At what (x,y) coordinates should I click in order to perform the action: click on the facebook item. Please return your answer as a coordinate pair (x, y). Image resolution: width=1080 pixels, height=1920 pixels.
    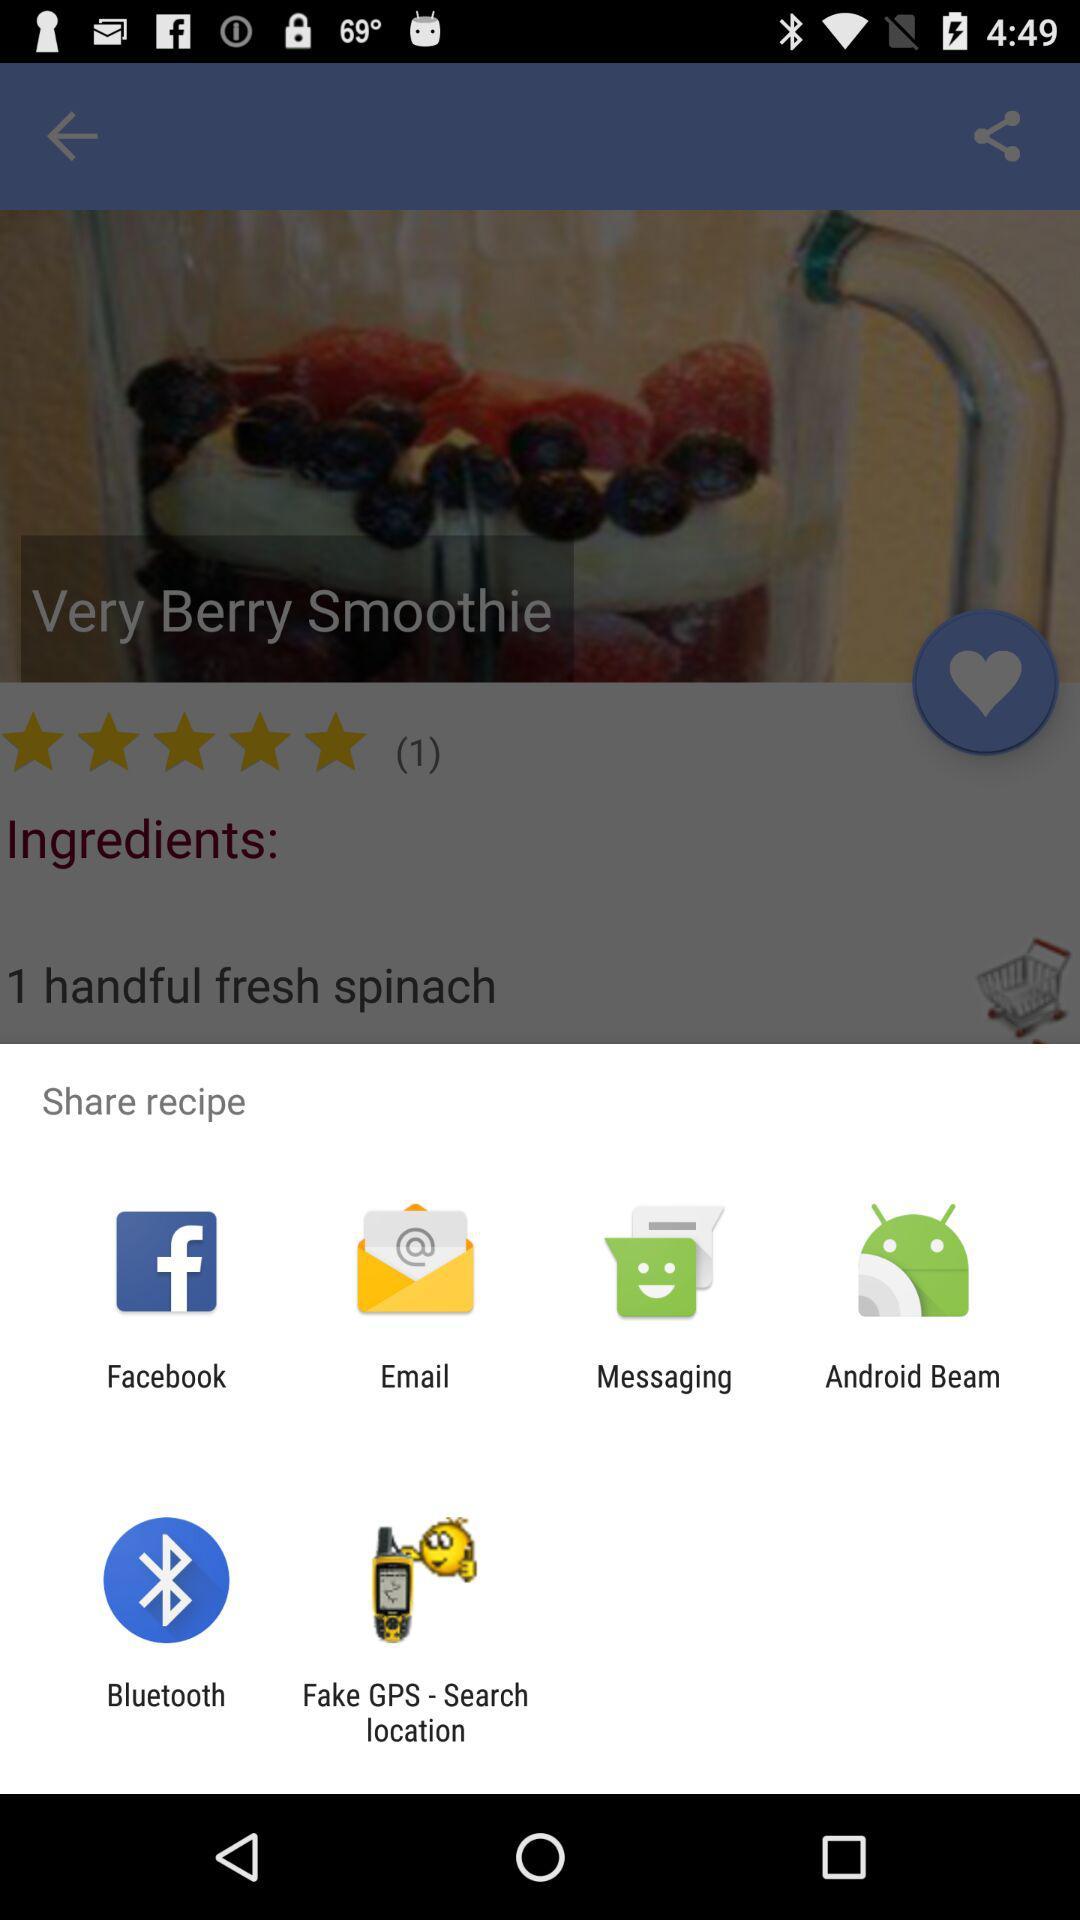
    Looking at the image, I should click on (165, 1392).